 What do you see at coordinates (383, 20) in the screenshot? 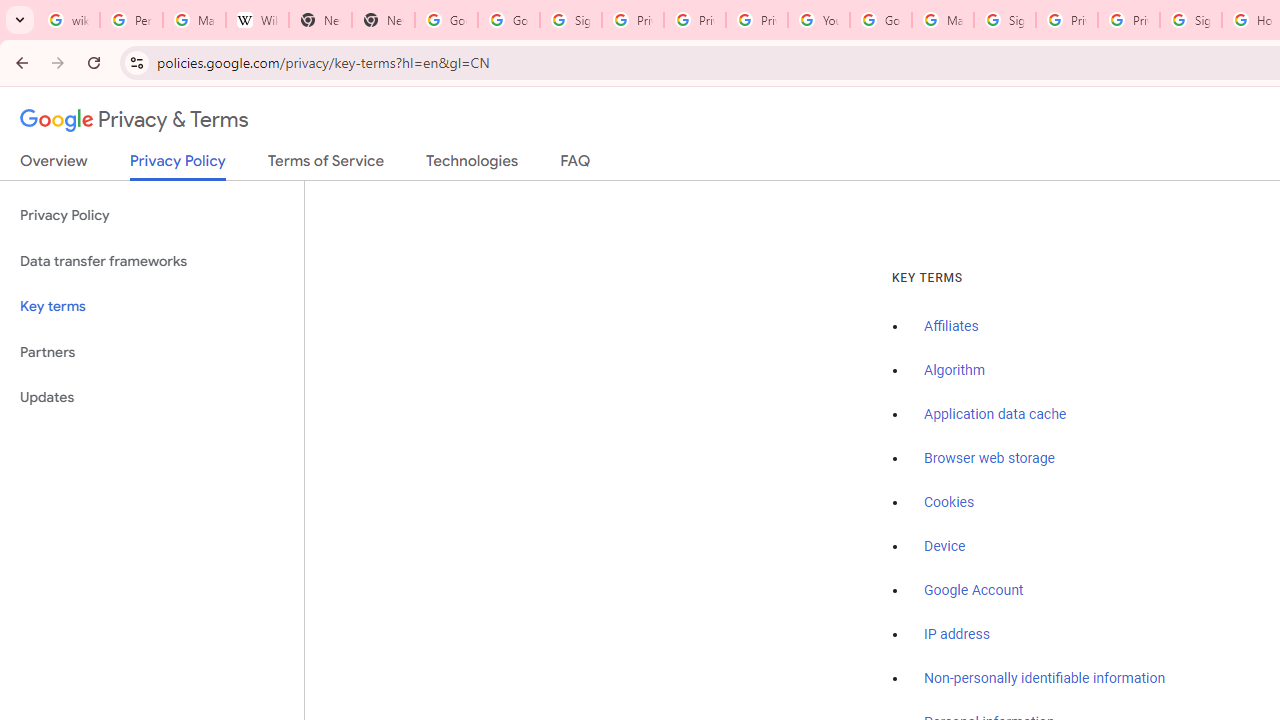
I see `'New Tab'` at bounding box center [383, 20].